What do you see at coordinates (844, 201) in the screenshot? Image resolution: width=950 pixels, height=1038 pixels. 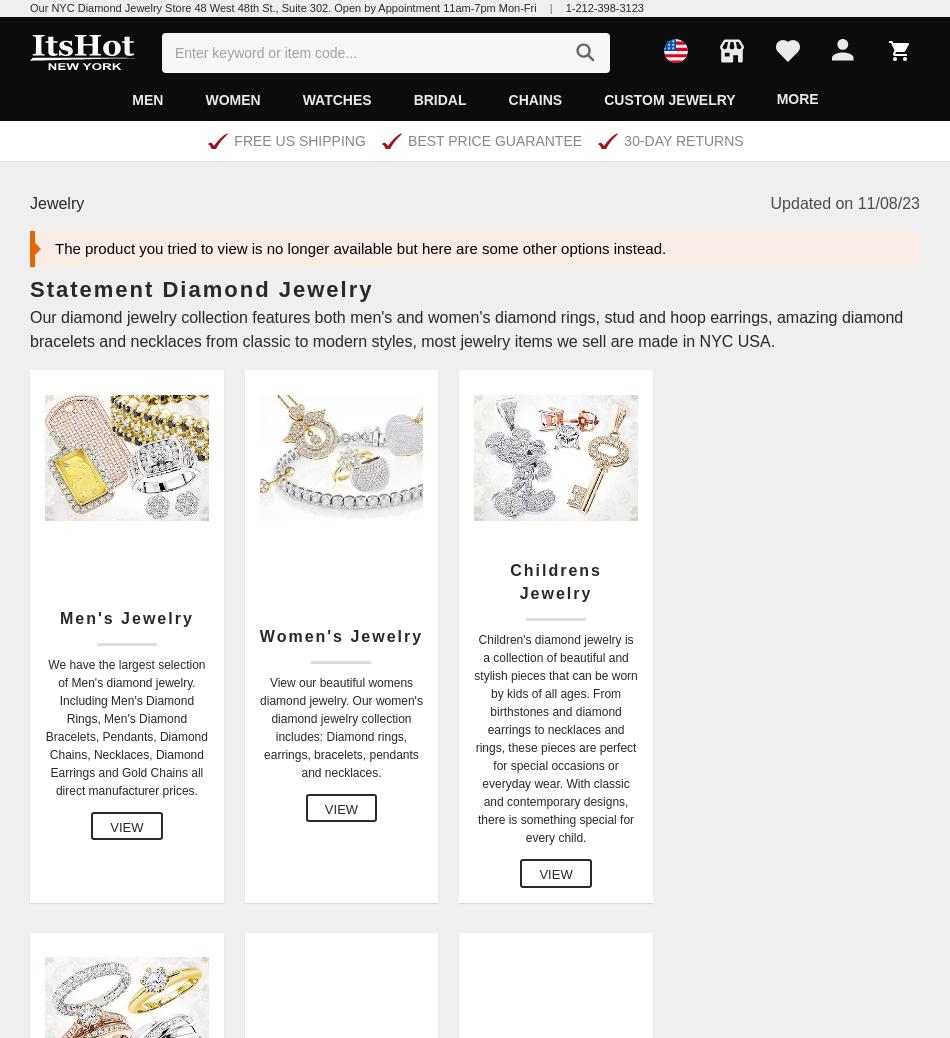 I see `'Updated on 11/08/23'` at bounding box center [844, 201].